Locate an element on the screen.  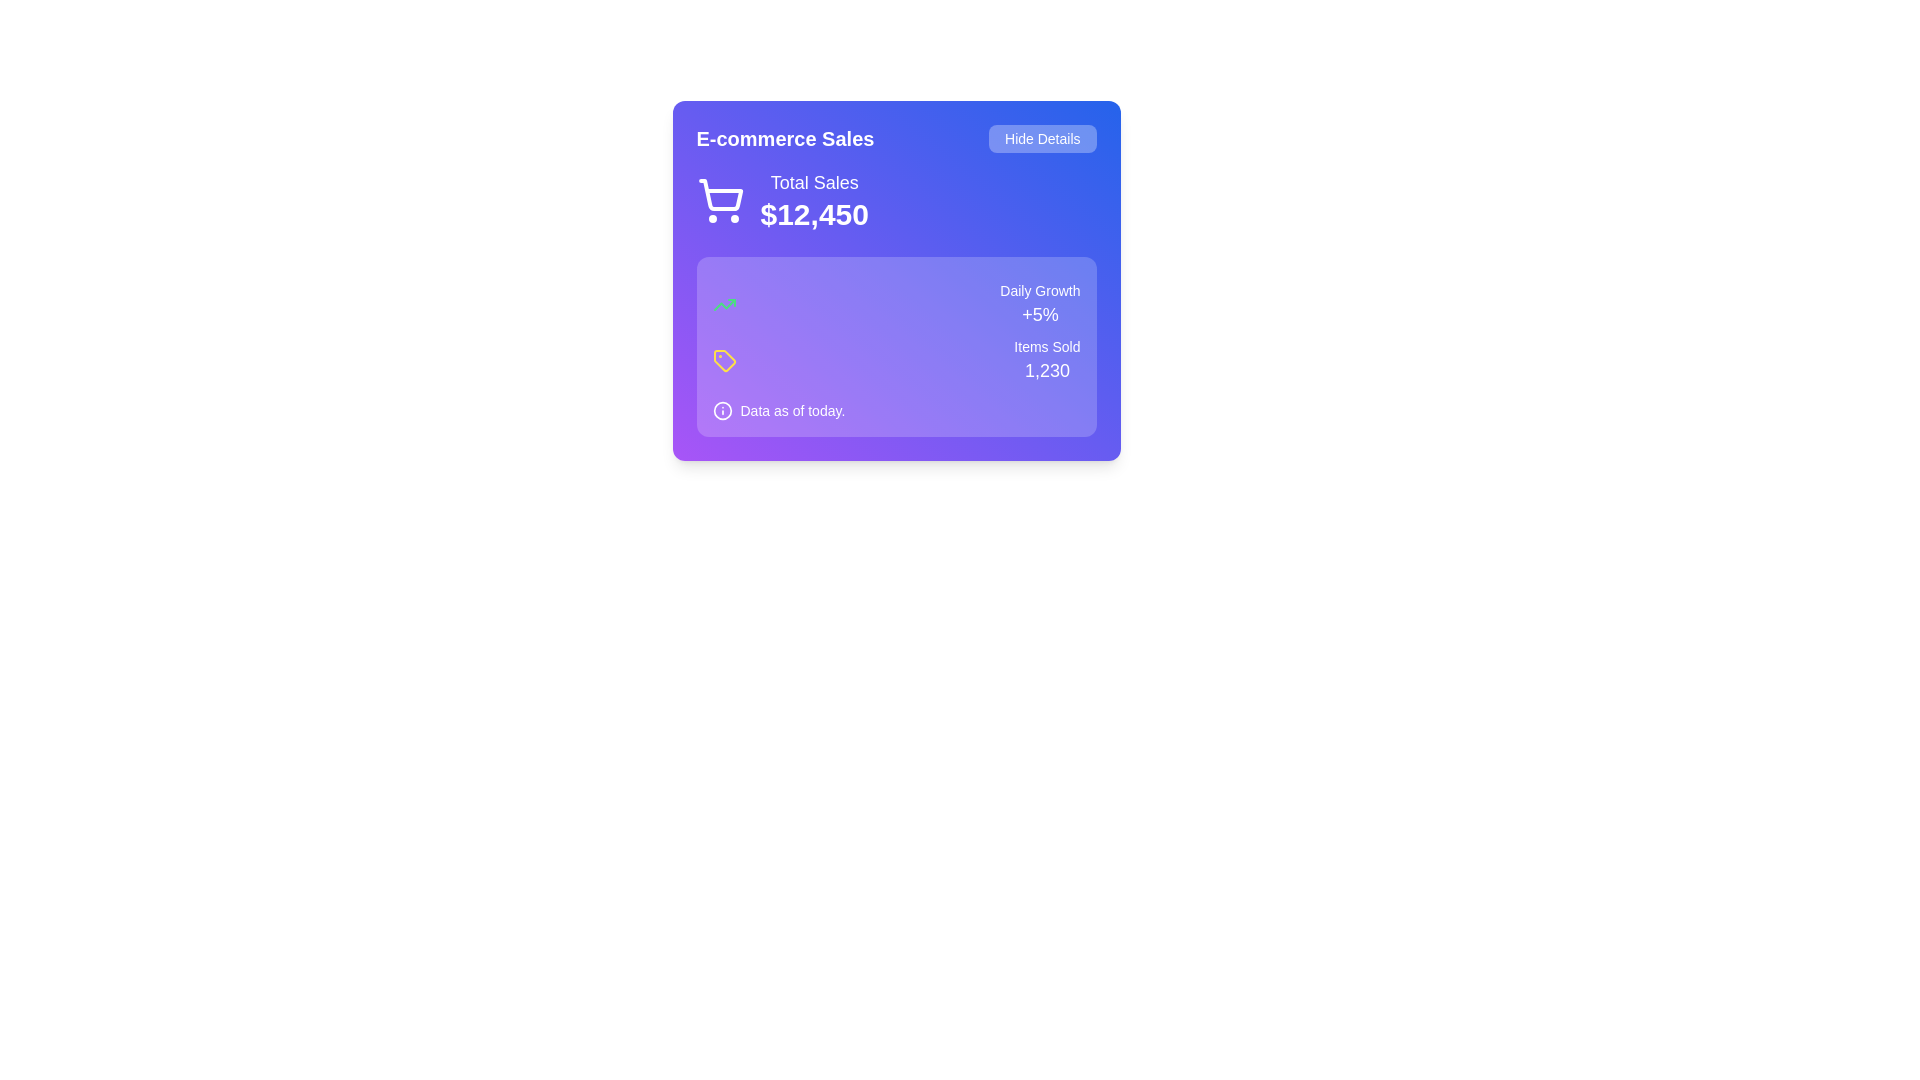
the icon located to the left of the 'Items Sold 1,230' text, which visually indicates the information displayed is located at coordinates (723, 361).